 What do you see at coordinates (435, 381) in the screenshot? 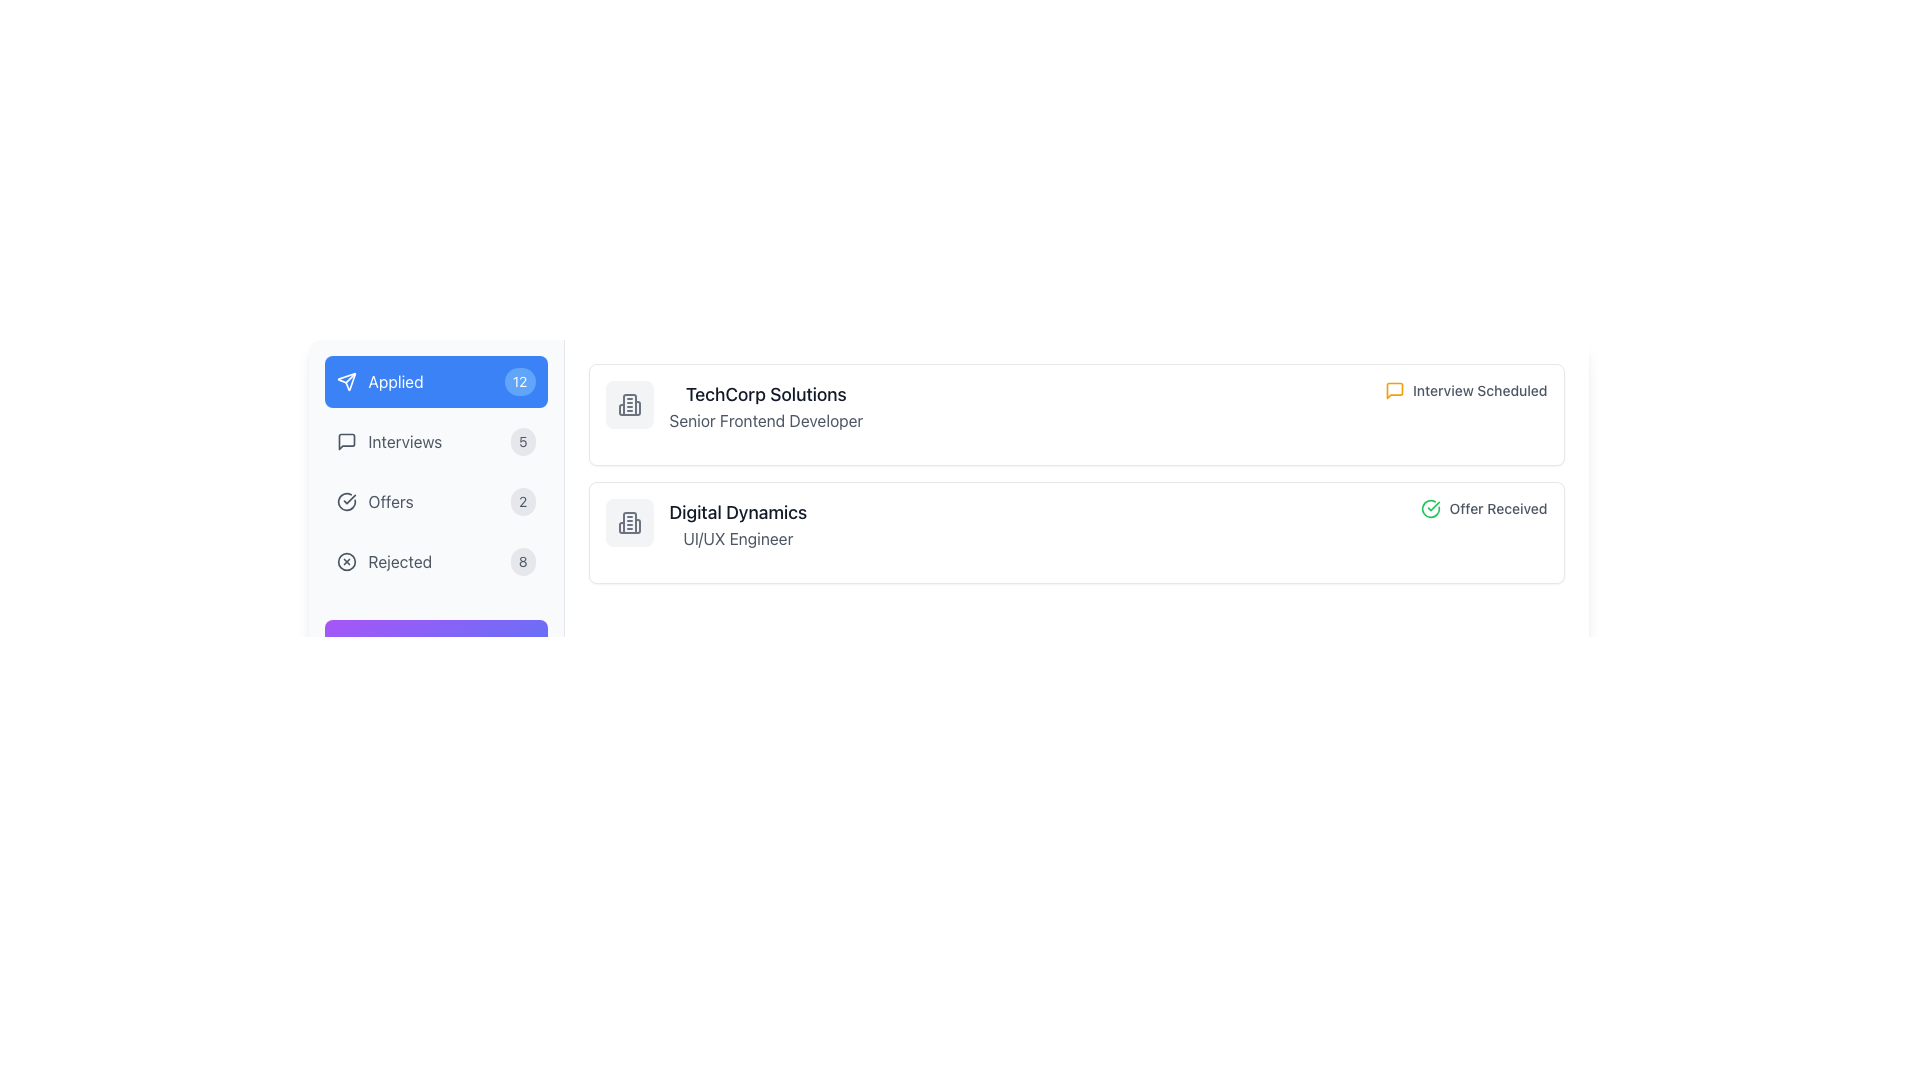
I see `the 'Applied' button located at the top of the vertical list` at bounding box center [435, 381].